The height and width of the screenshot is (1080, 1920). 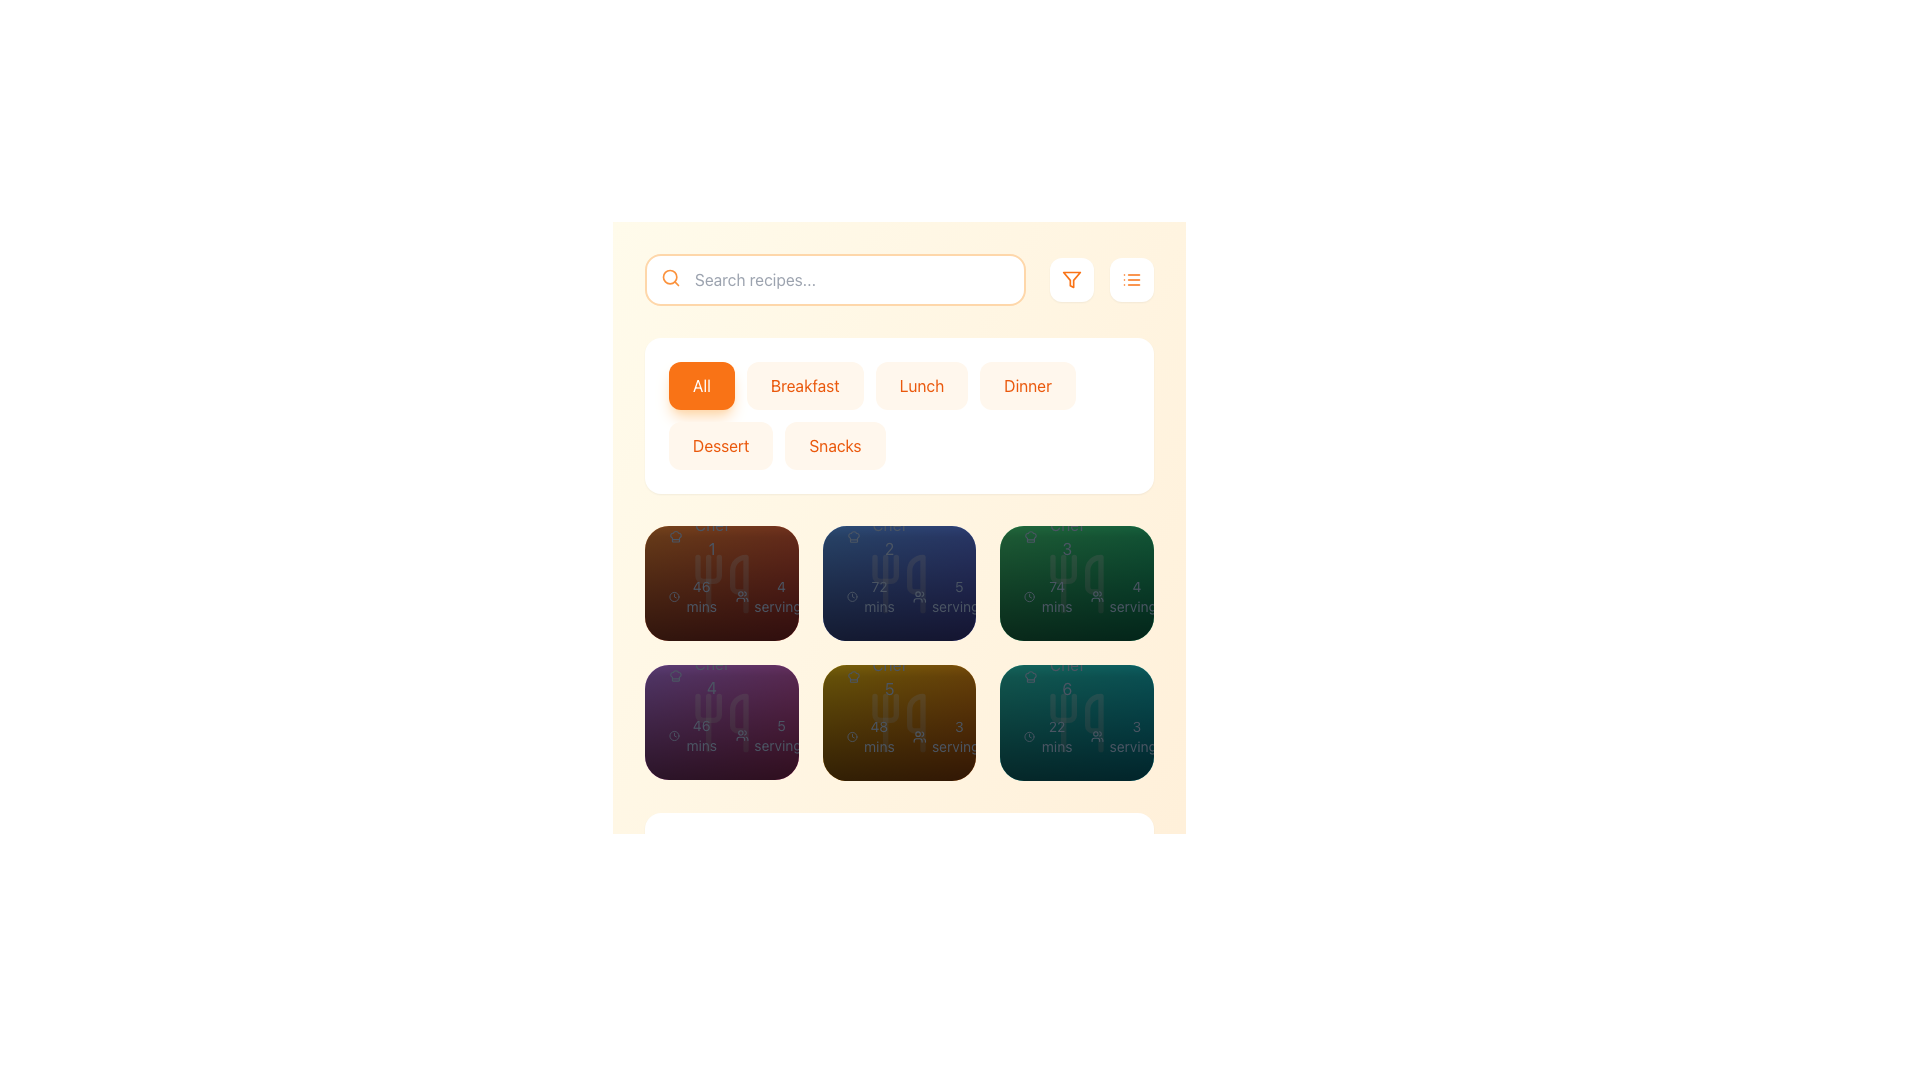 What do you see at coordinates (670, 277) in the screenshot?
I see `the SVG Circle of the search icon located` at bounding box center [670, 277].